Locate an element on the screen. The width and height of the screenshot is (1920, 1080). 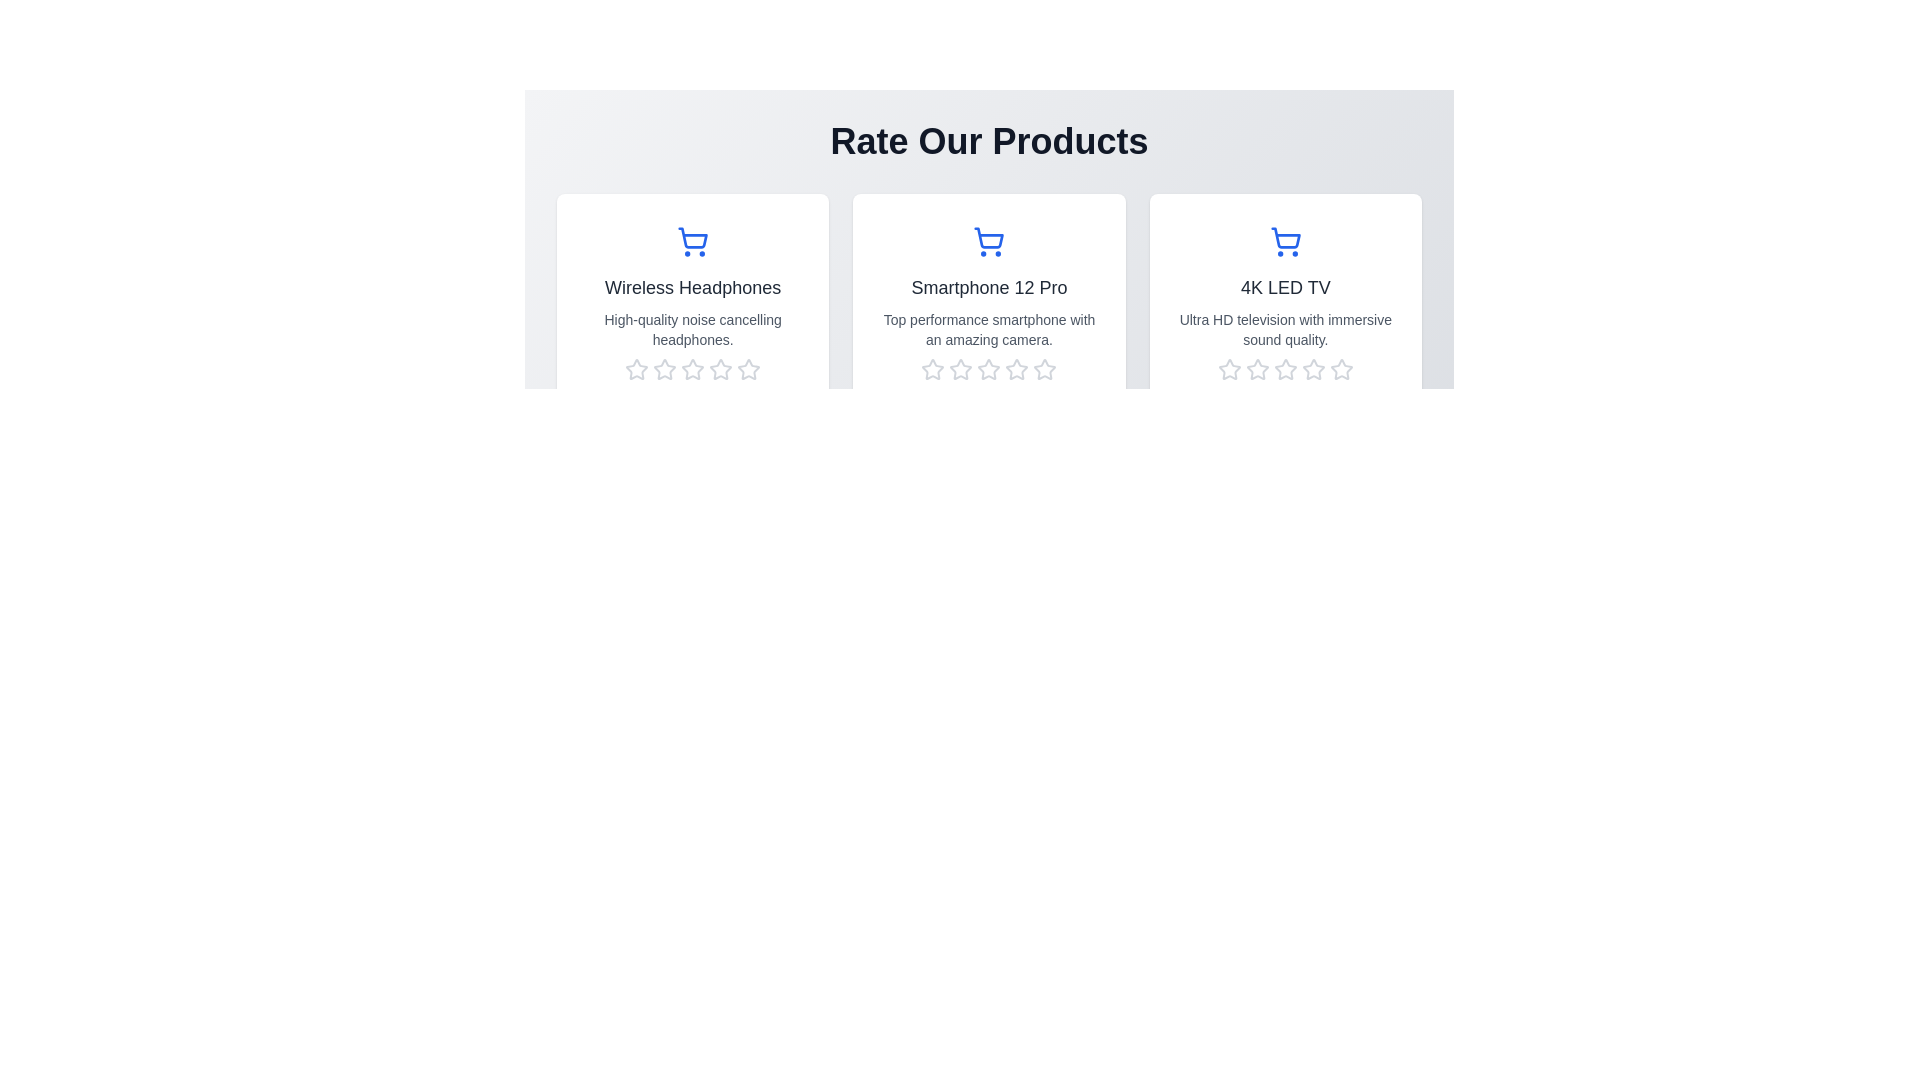
the product card for Smartphone 12 Pro is located at coordinates (989, 313).